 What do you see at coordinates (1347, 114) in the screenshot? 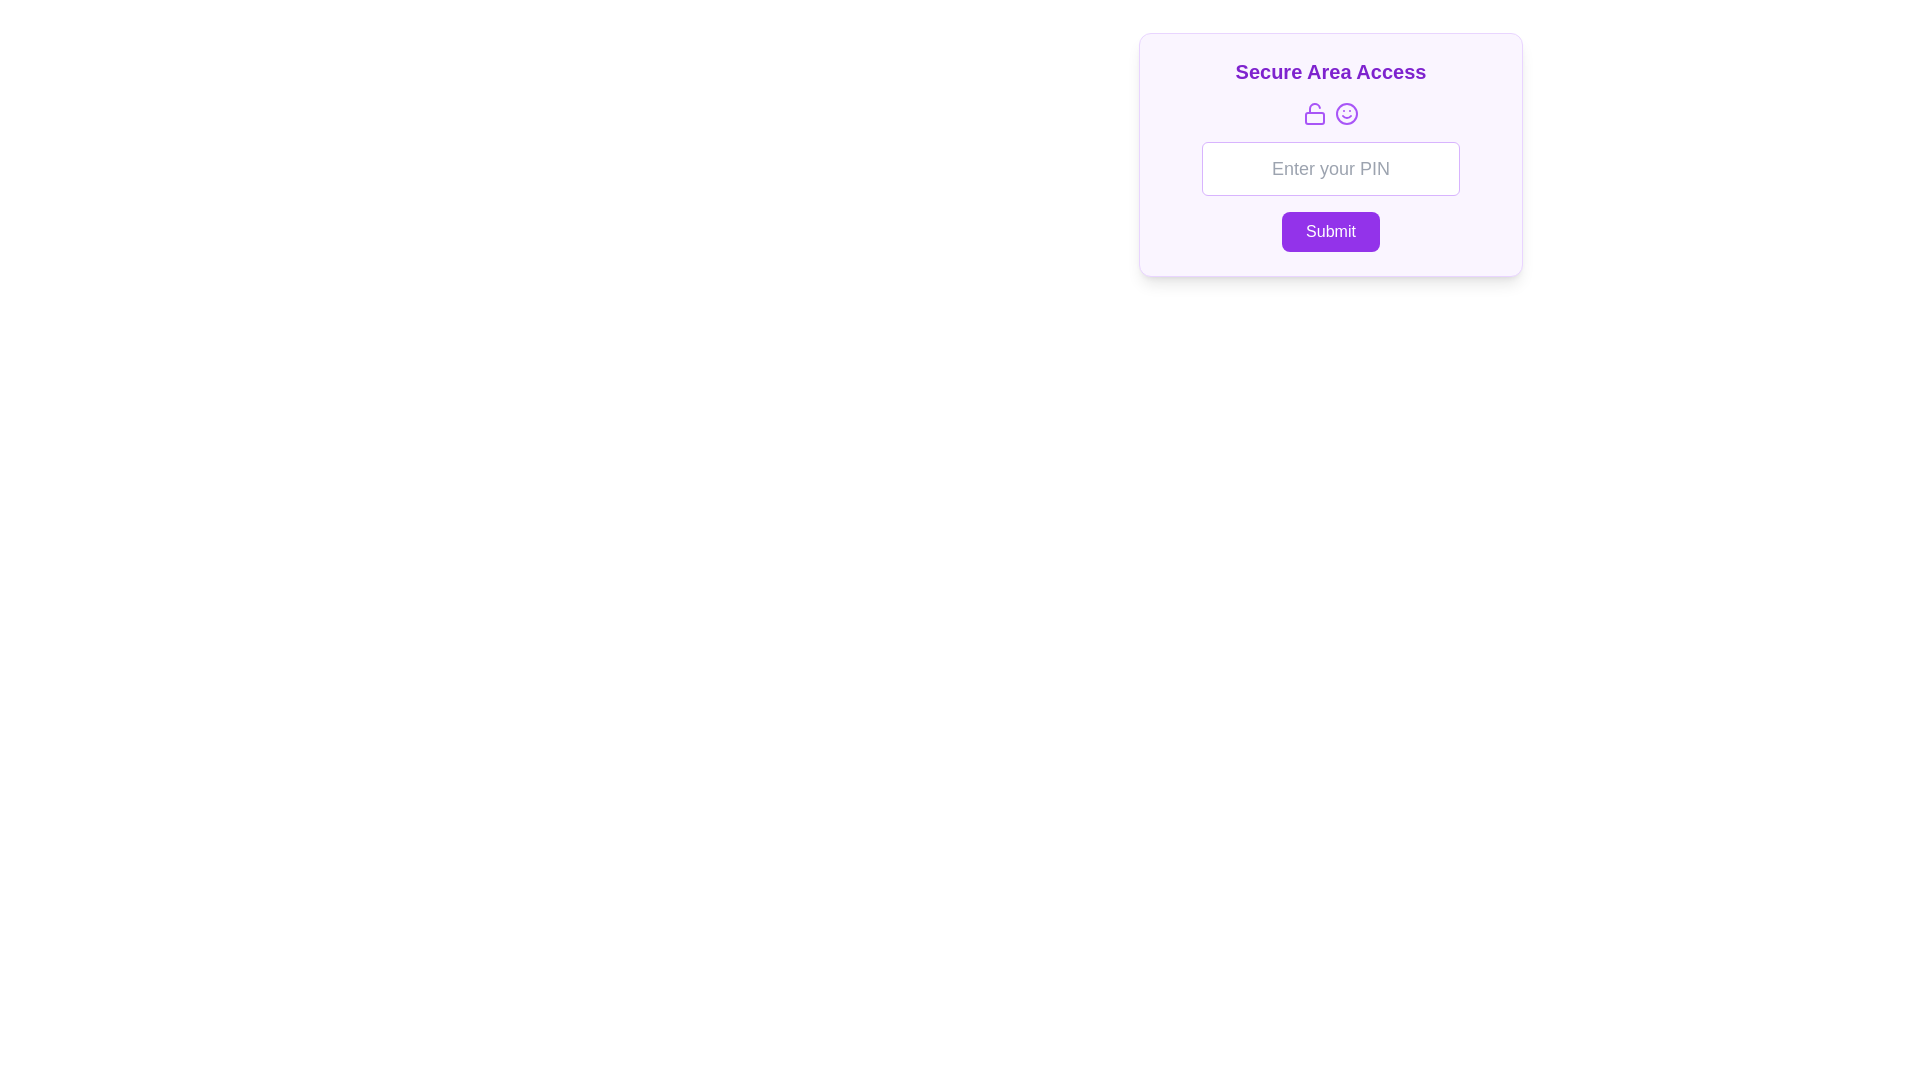
I see `the rounded purple smiley face icon, which is the second icon in the header of the 'Secure Area Access' form, positioned to the right of a lock-shaped icon` at bounding box center [1347, 114].